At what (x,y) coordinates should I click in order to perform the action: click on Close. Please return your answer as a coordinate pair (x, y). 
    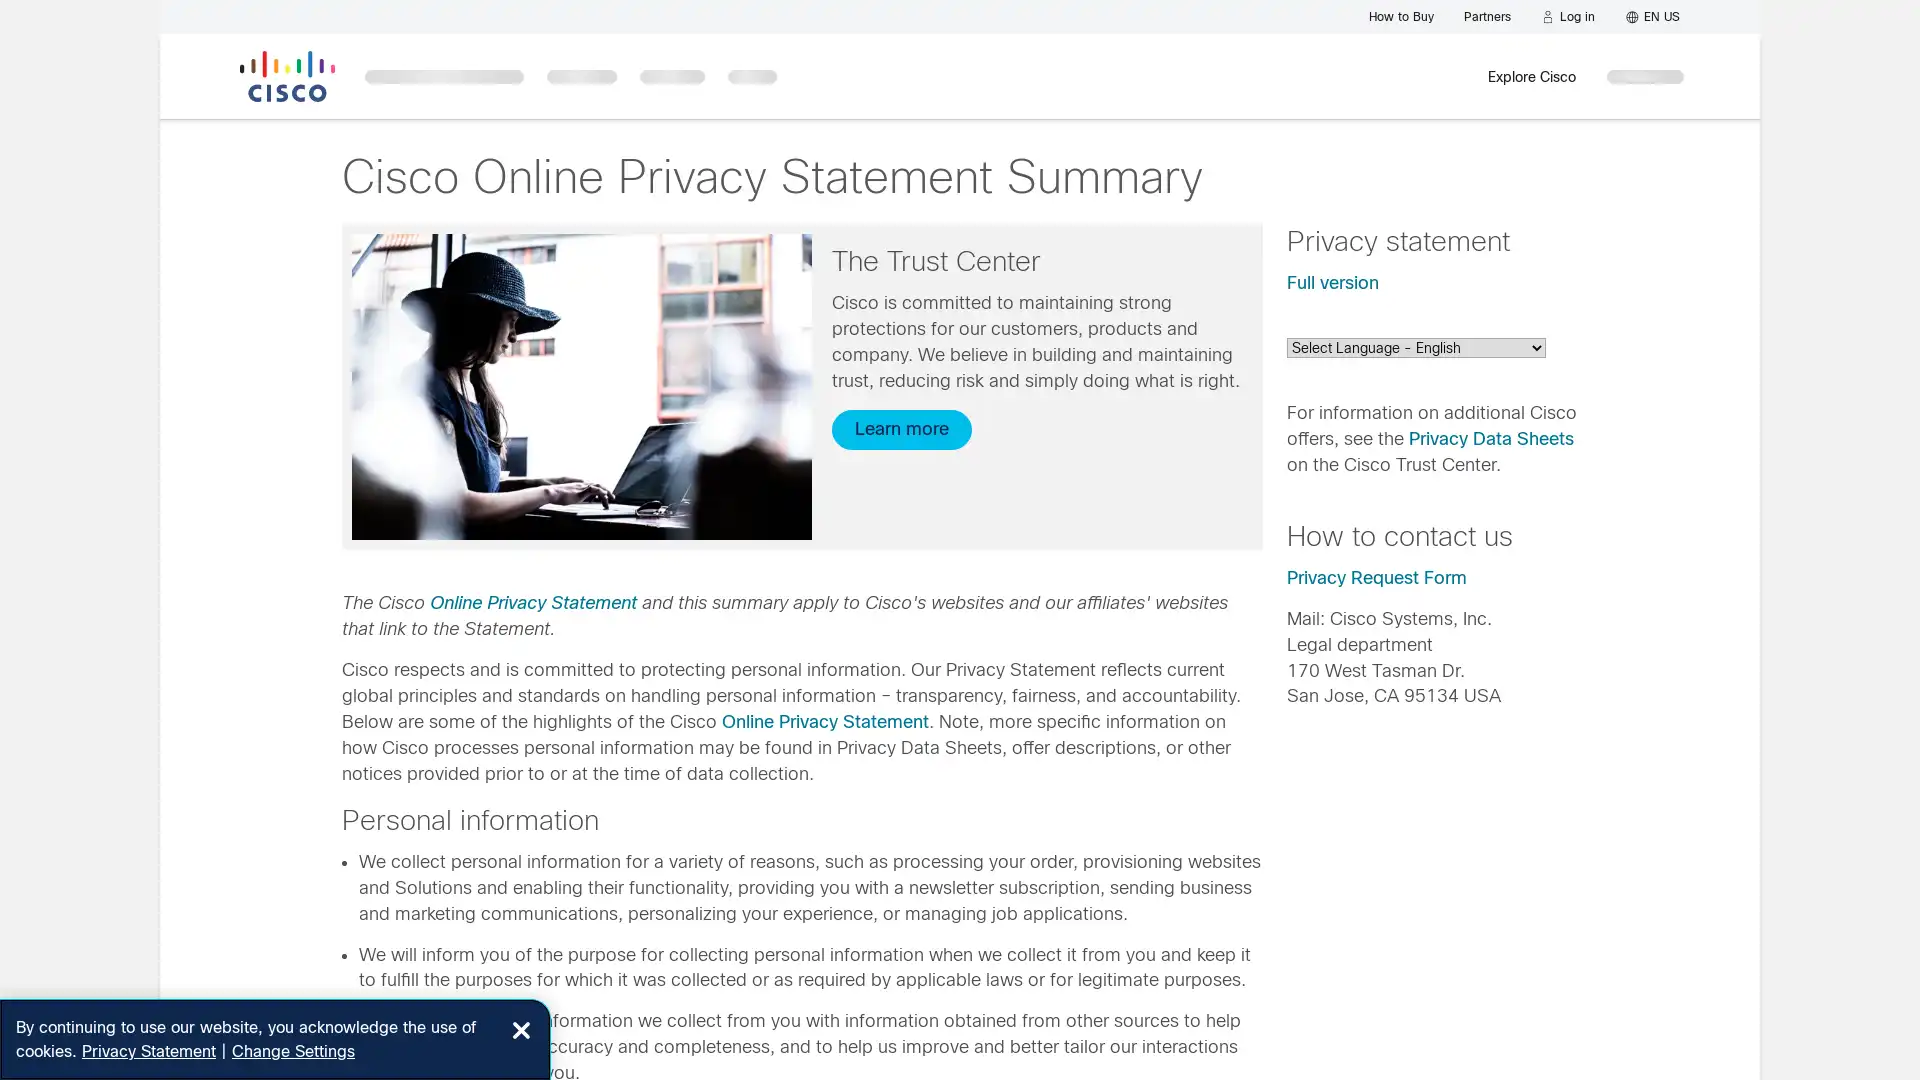
    Looking at the image, I should click on (521, 1029).